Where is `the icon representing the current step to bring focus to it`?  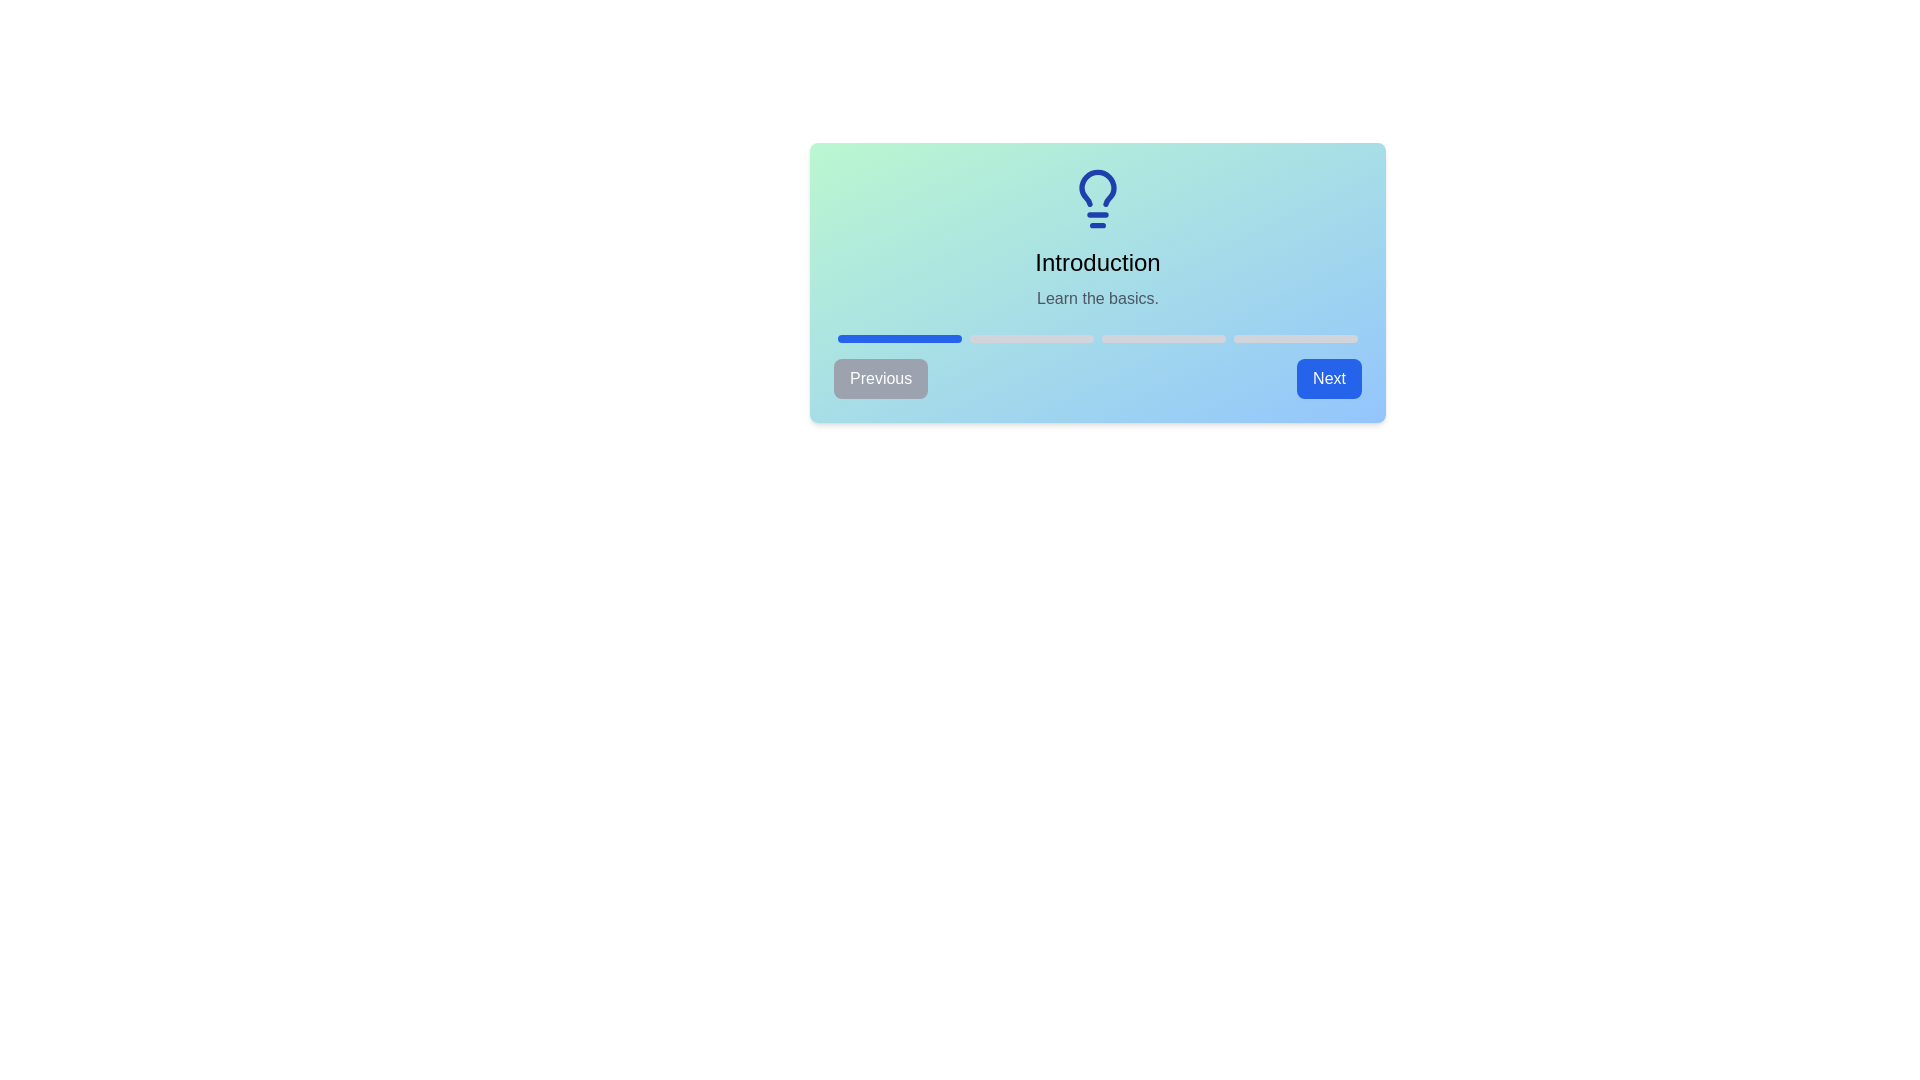
the icon representing the current step to bring focus to it is located at coordinates (1097, 199).